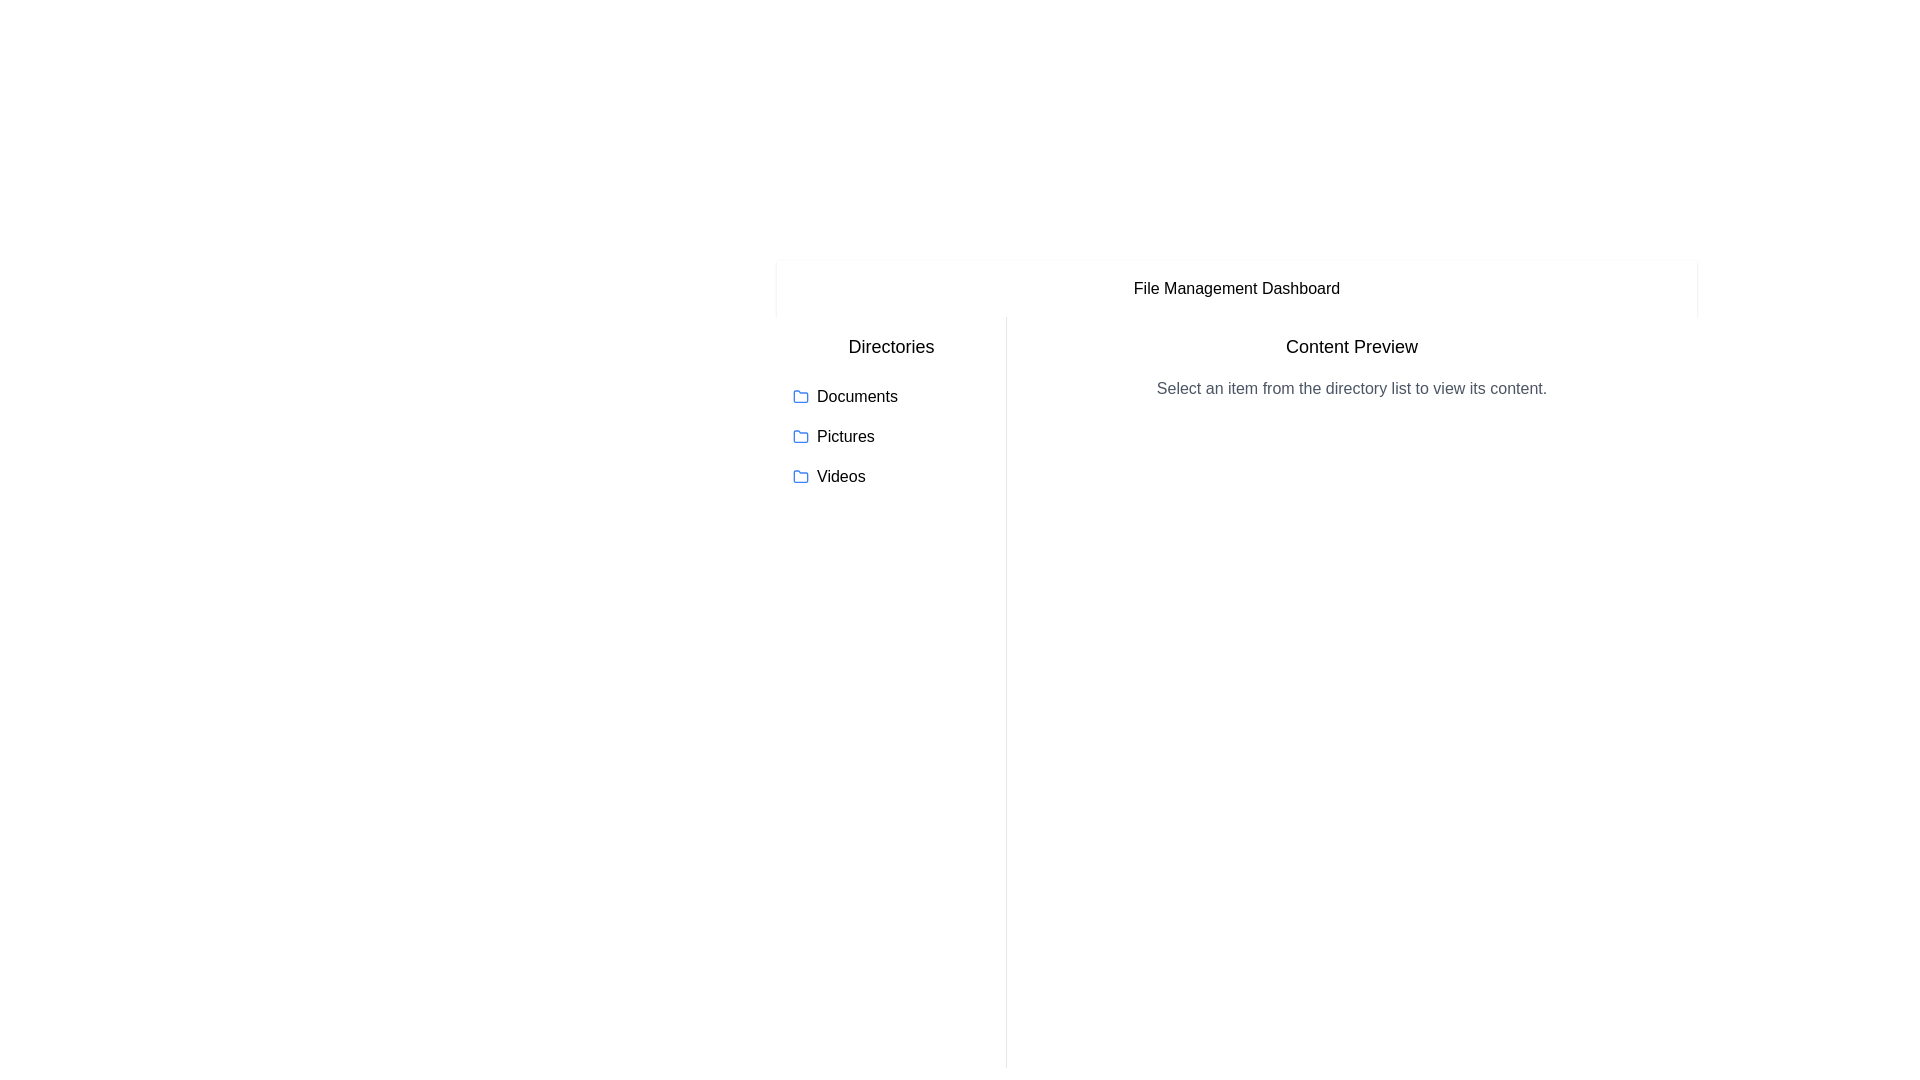  Describe the element at coordinates (801, 475) in the screenshot. I see `folder icon representing the 'Videos' directory, which is the third folder icon in the directory listing, by clicking on it for detail` at that location.